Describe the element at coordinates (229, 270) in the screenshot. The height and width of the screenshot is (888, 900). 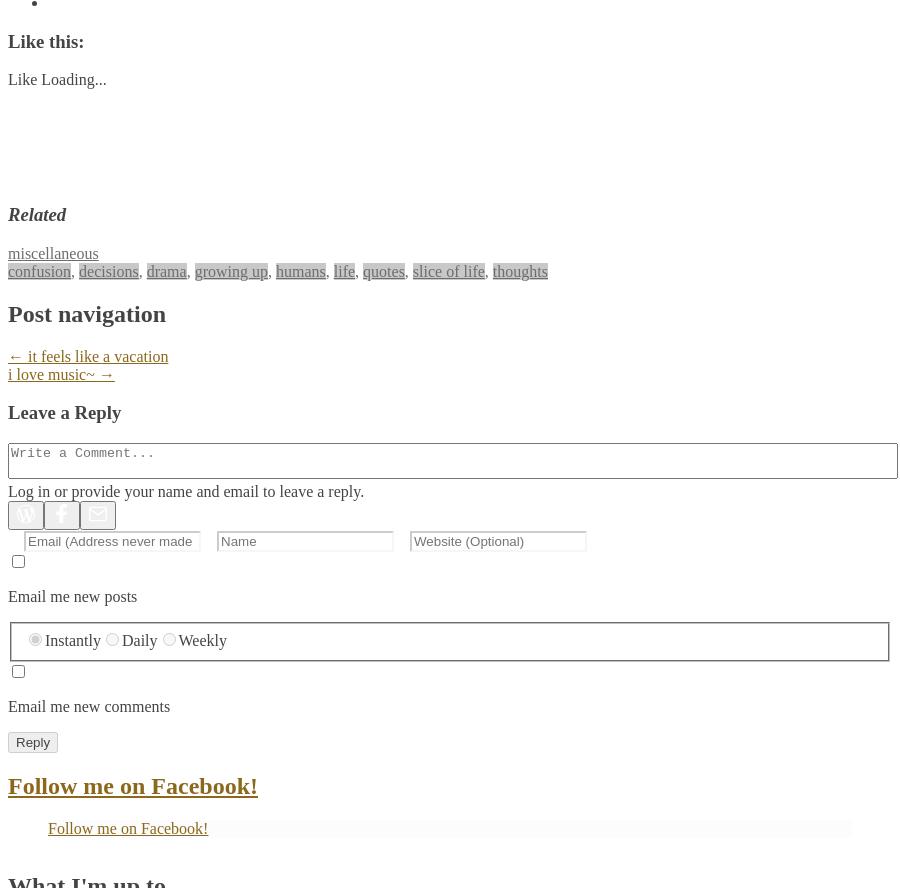
I see `'growing up'` at that location.